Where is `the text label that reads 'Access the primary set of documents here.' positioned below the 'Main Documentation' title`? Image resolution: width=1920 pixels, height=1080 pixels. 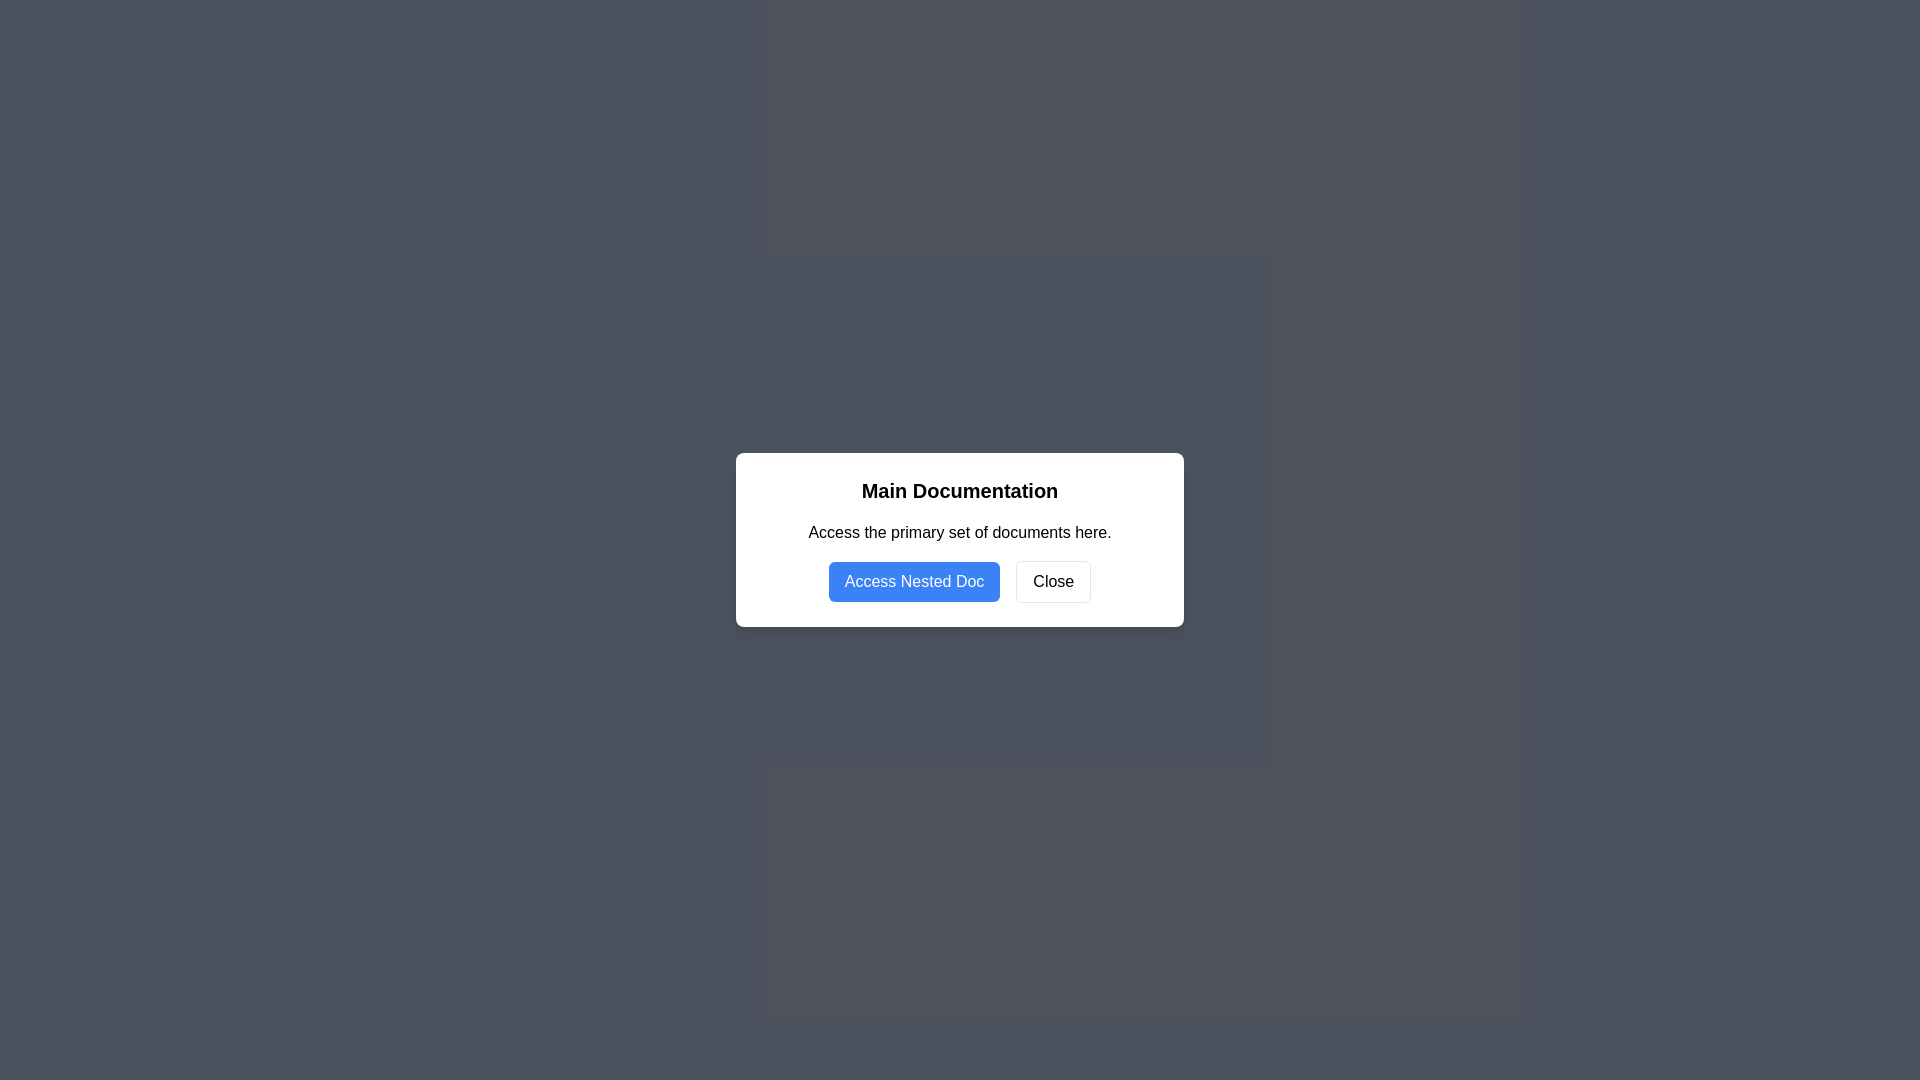
the text label that reads 'Access the primary set of documents here.' positioned below the 'Main Documentation' title is located at coordinates (960, 531).